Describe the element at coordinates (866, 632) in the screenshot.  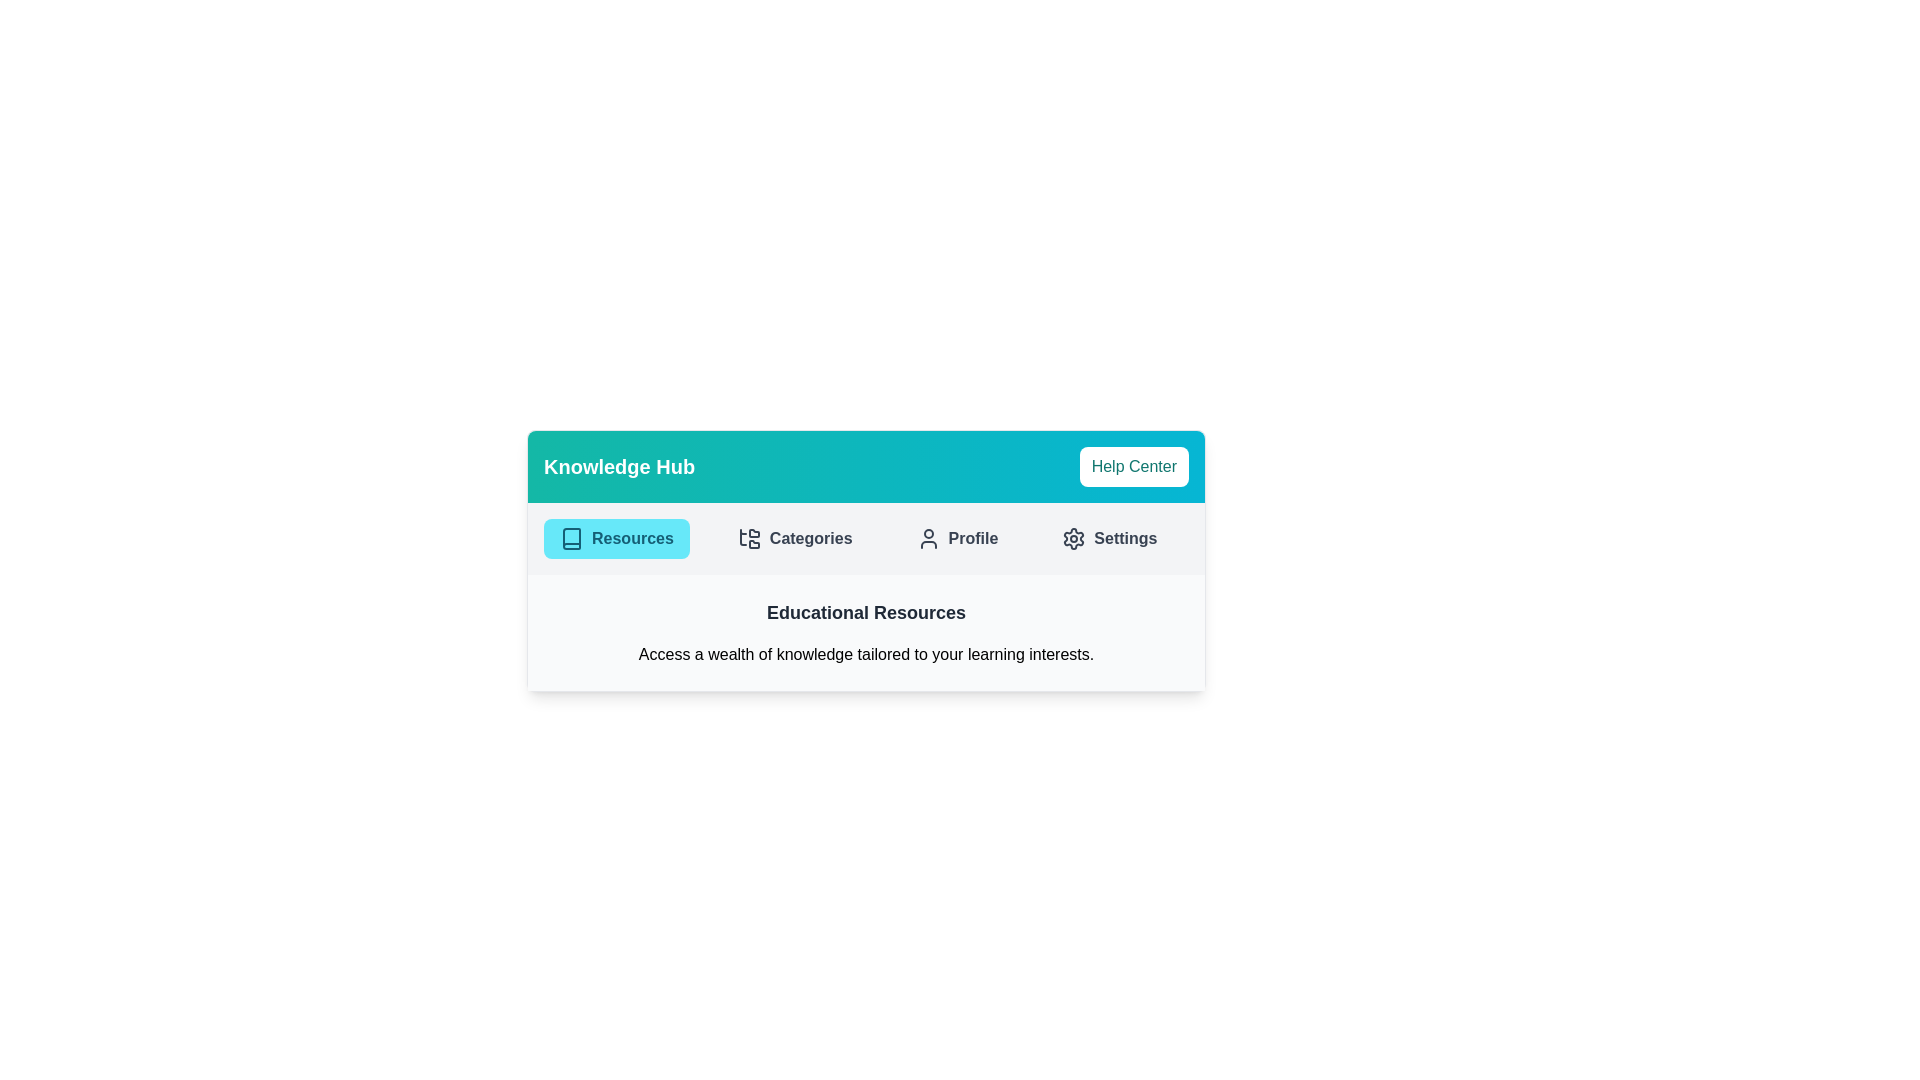
I see `the informational section that provides details about the 'Educational Resources' content, positioned beneath the navigation bar` at that location.